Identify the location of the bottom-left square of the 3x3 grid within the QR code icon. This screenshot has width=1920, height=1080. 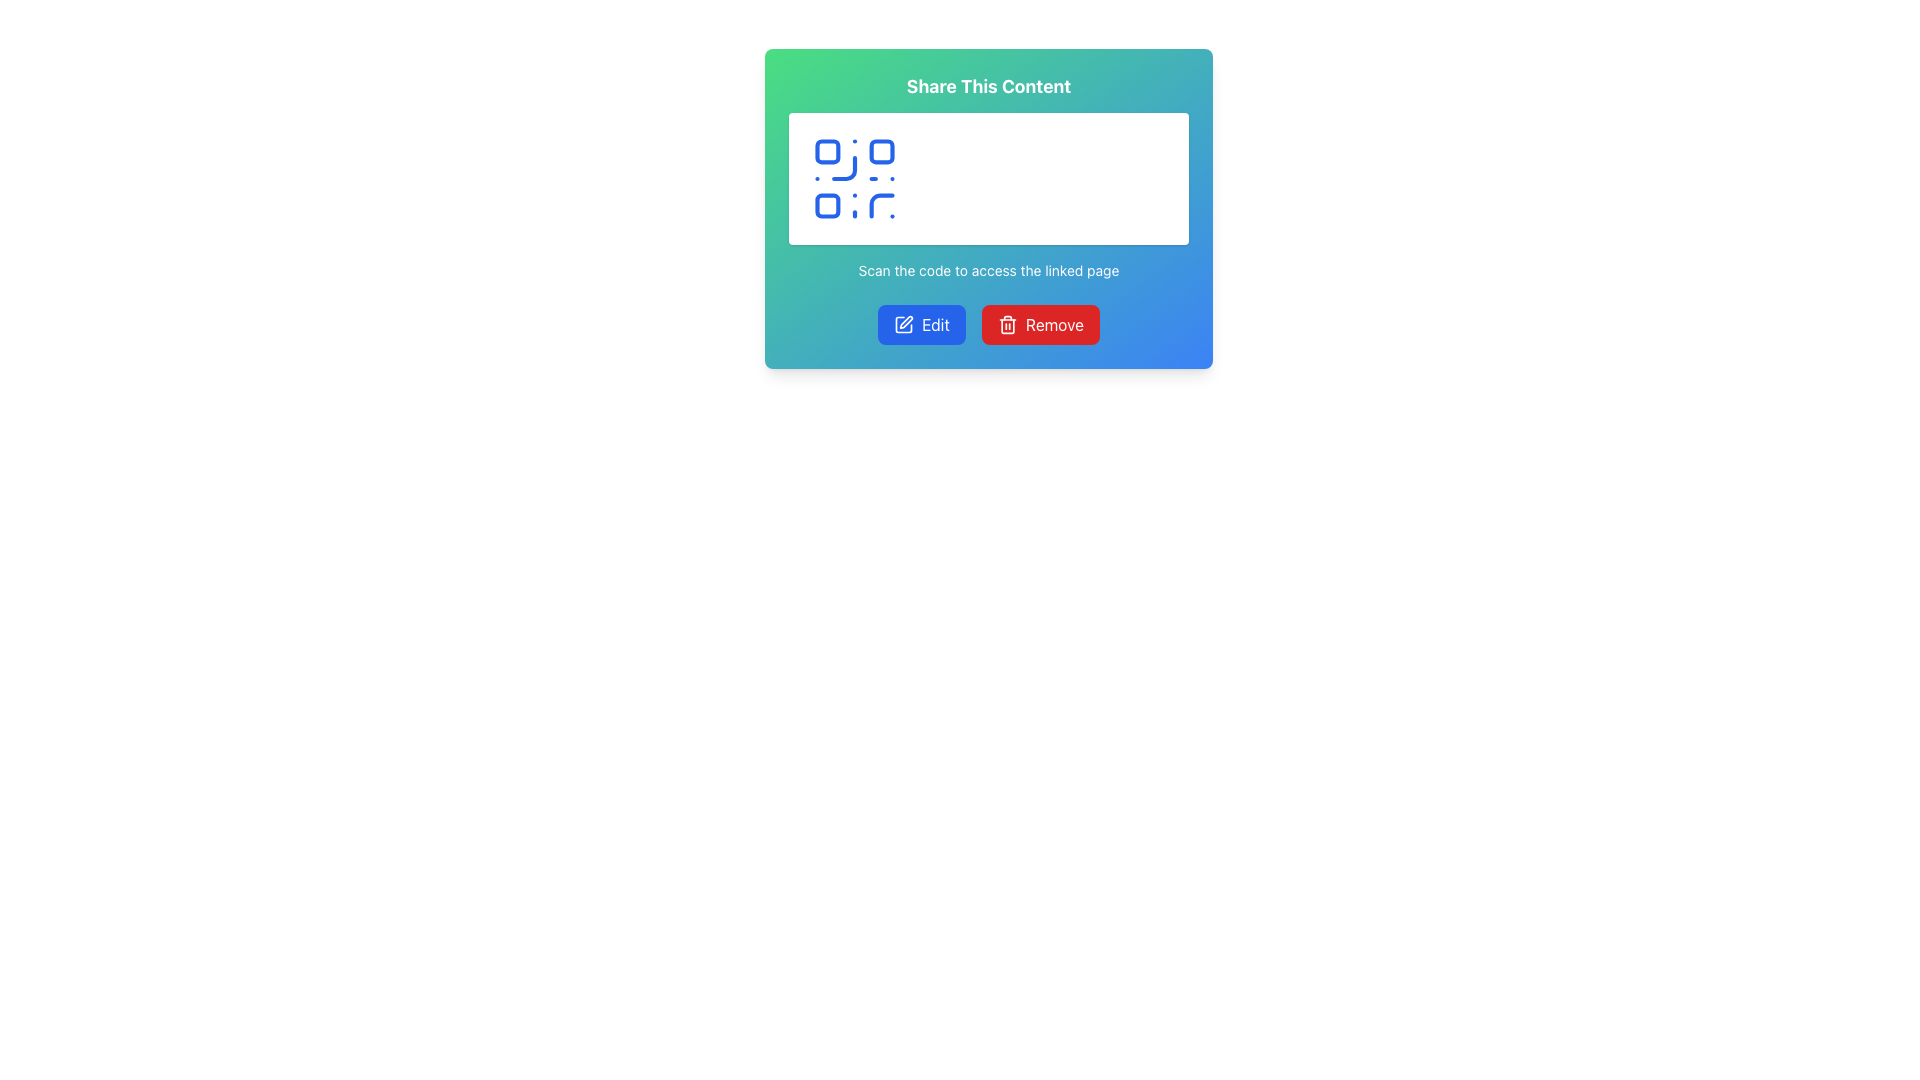
(827, 206).